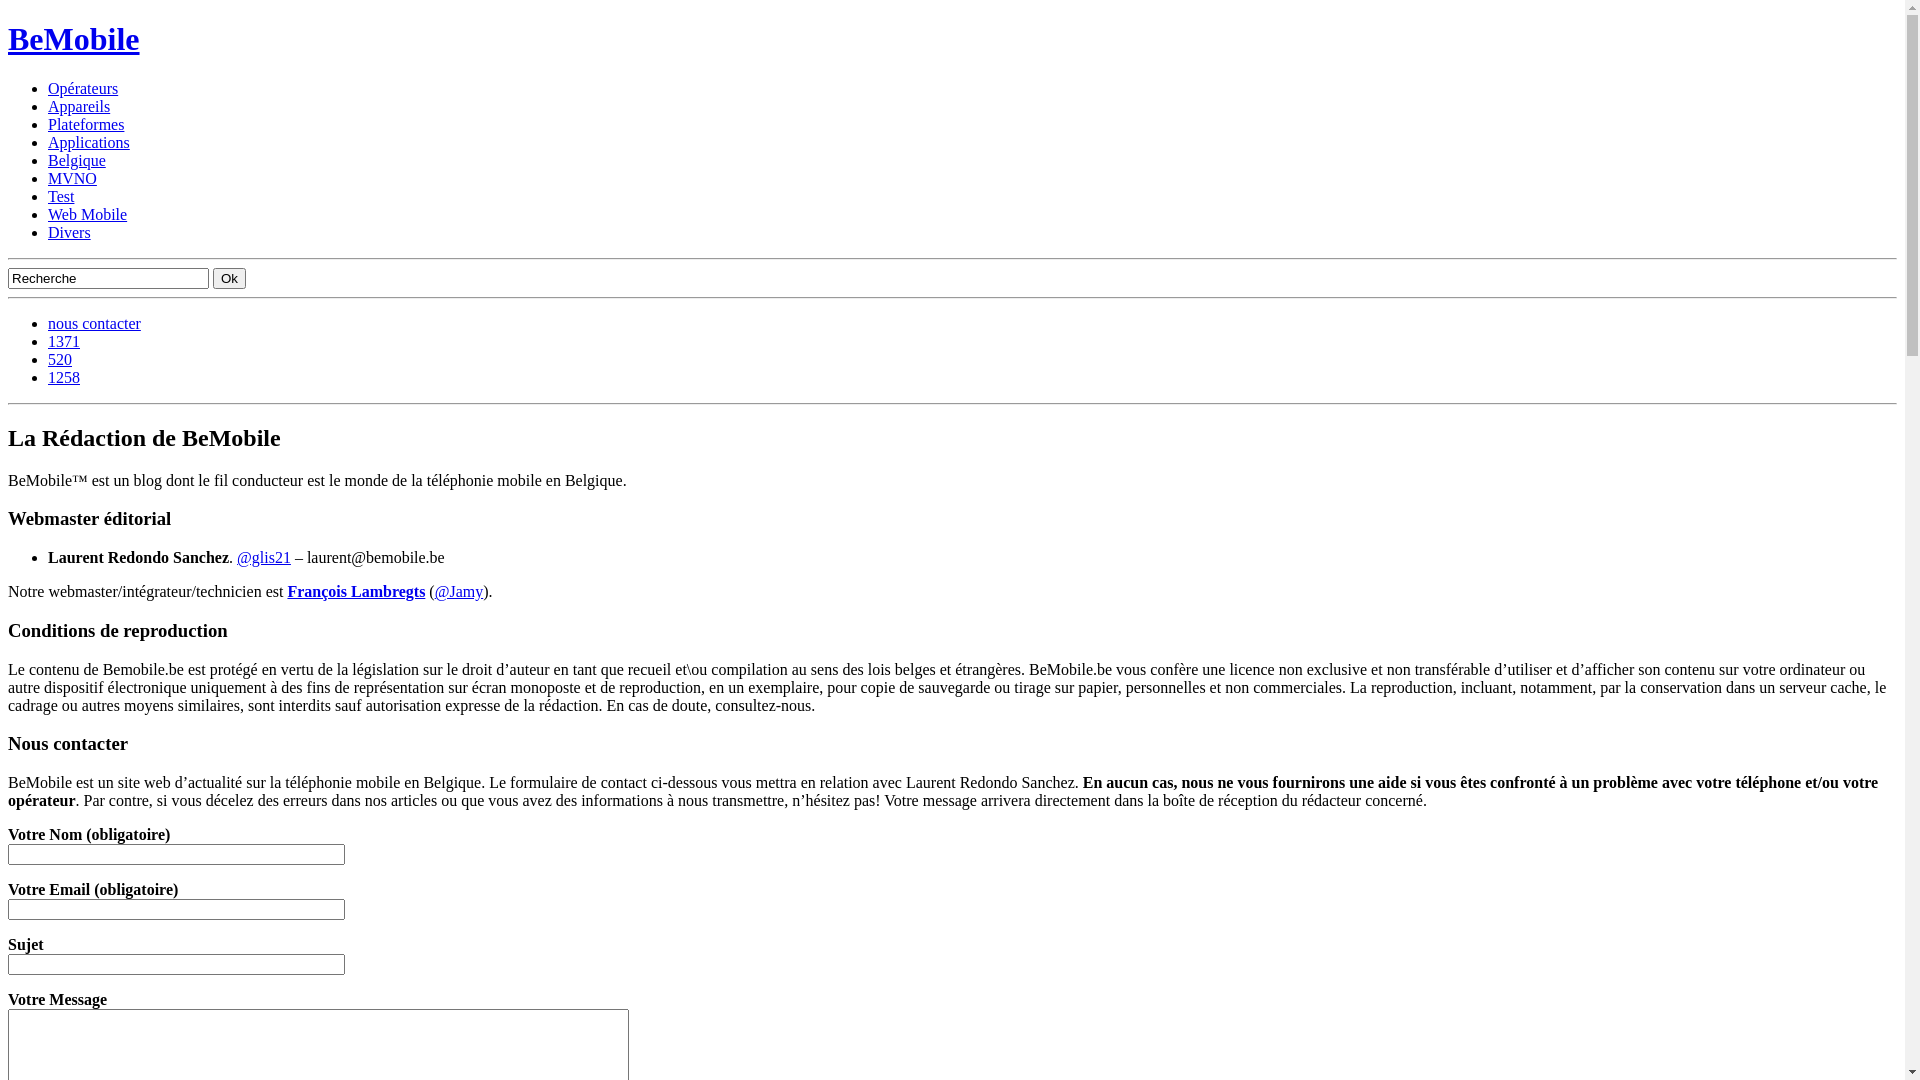  What do you see at coordinates (229, 278) in the screenshot?
I see `'Ok'` at bounding box center [229, 278].